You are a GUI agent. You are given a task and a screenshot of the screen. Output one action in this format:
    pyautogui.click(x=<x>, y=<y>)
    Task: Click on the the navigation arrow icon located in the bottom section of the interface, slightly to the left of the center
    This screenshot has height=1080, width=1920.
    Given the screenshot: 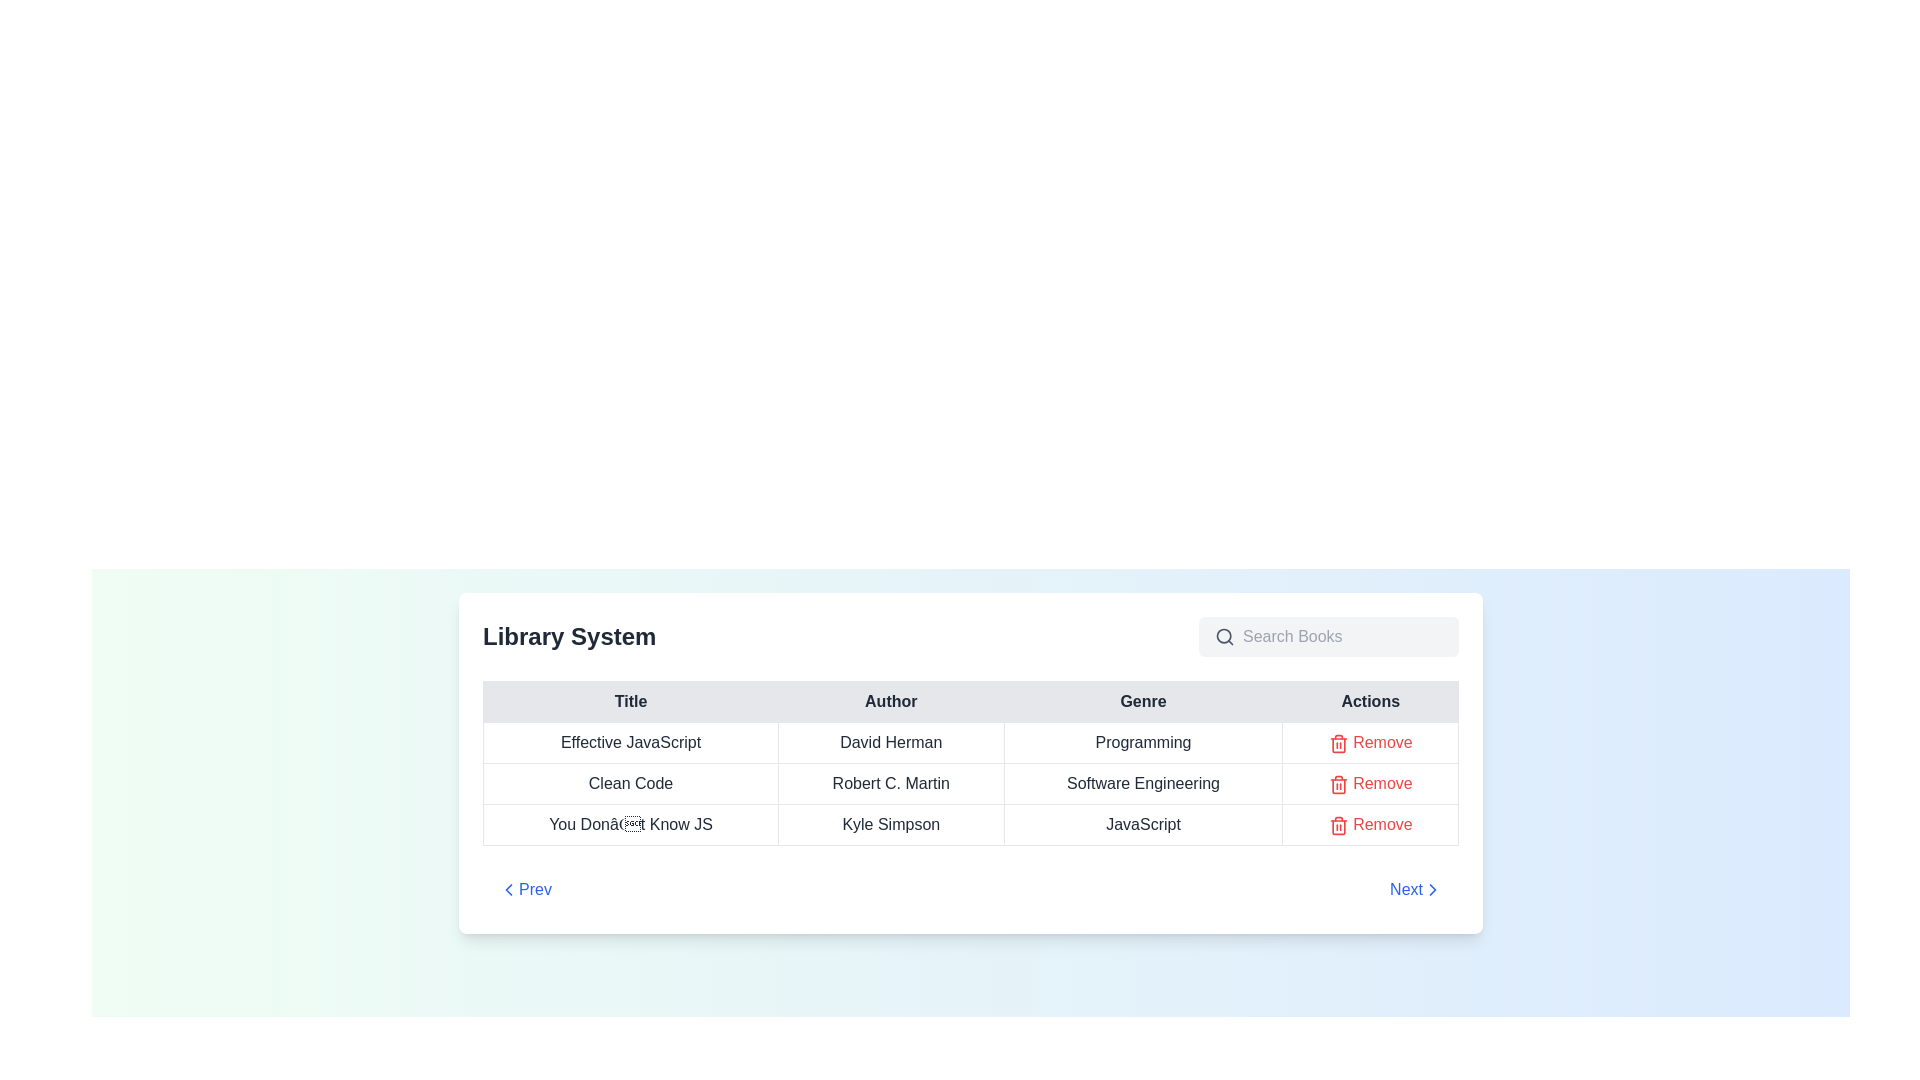 What is the action you would take?
    pyautogui.click(x=508, y=889)
    